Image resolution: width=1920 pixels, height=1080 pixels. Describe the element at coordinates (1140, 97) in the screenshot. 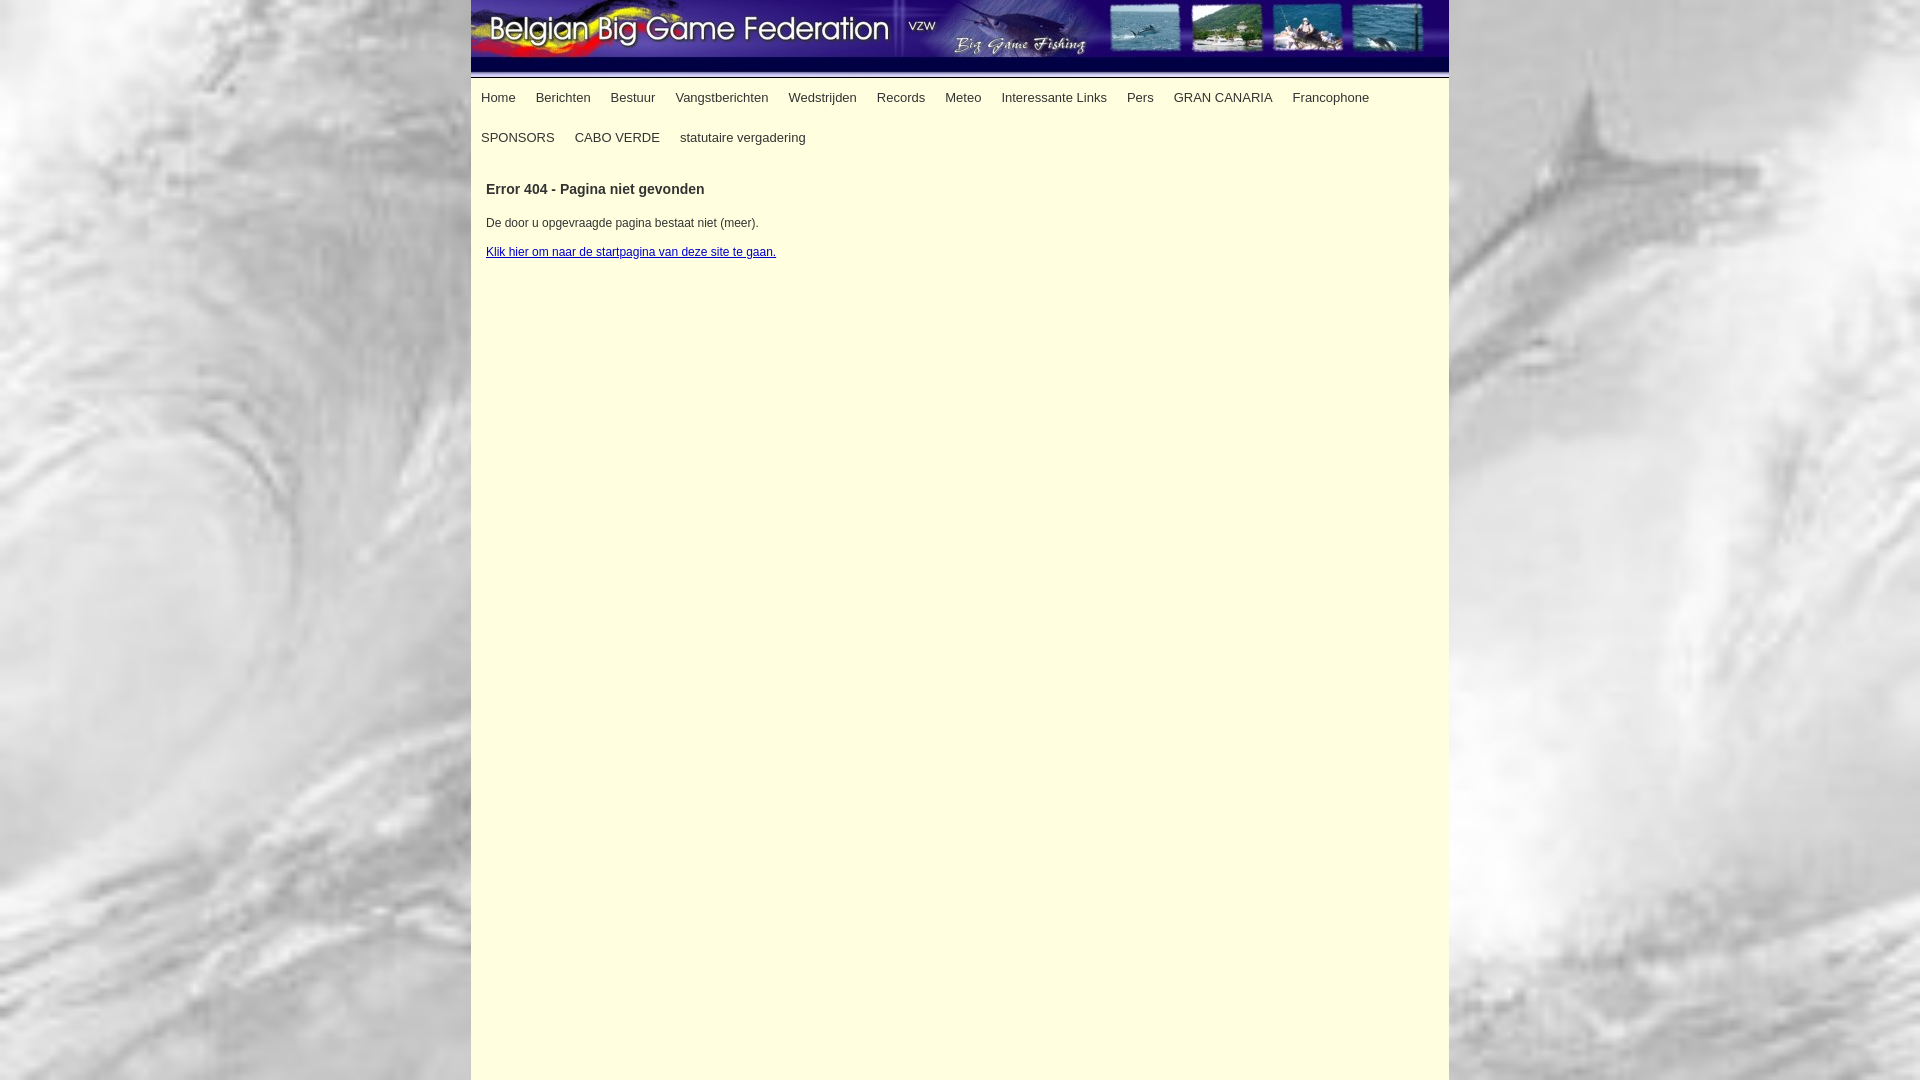

I see `'Pers'` at that location.